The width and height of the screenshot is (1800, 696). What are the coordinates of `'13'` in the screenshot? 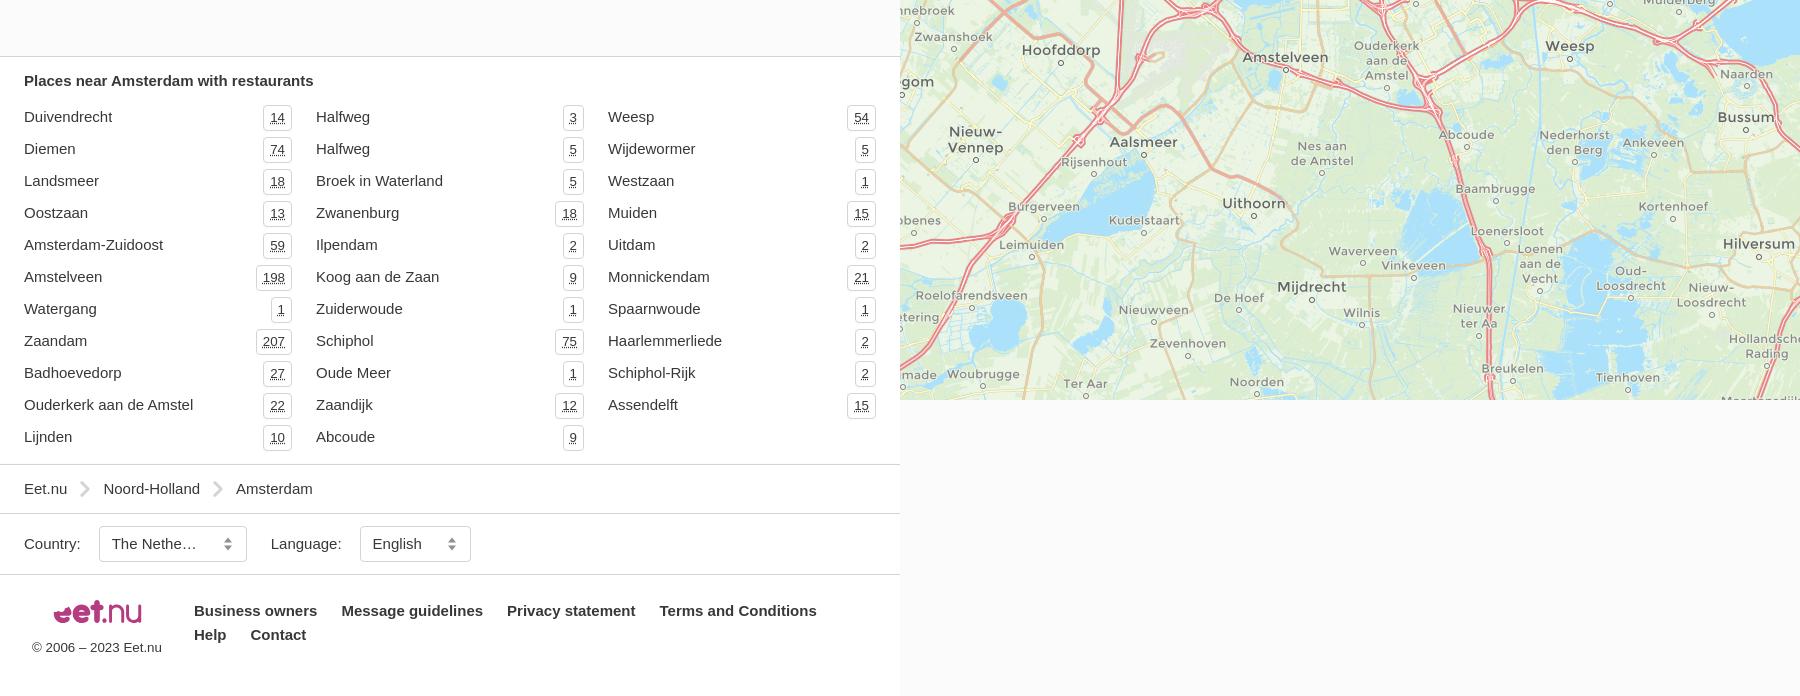 It's located at (276, 212).